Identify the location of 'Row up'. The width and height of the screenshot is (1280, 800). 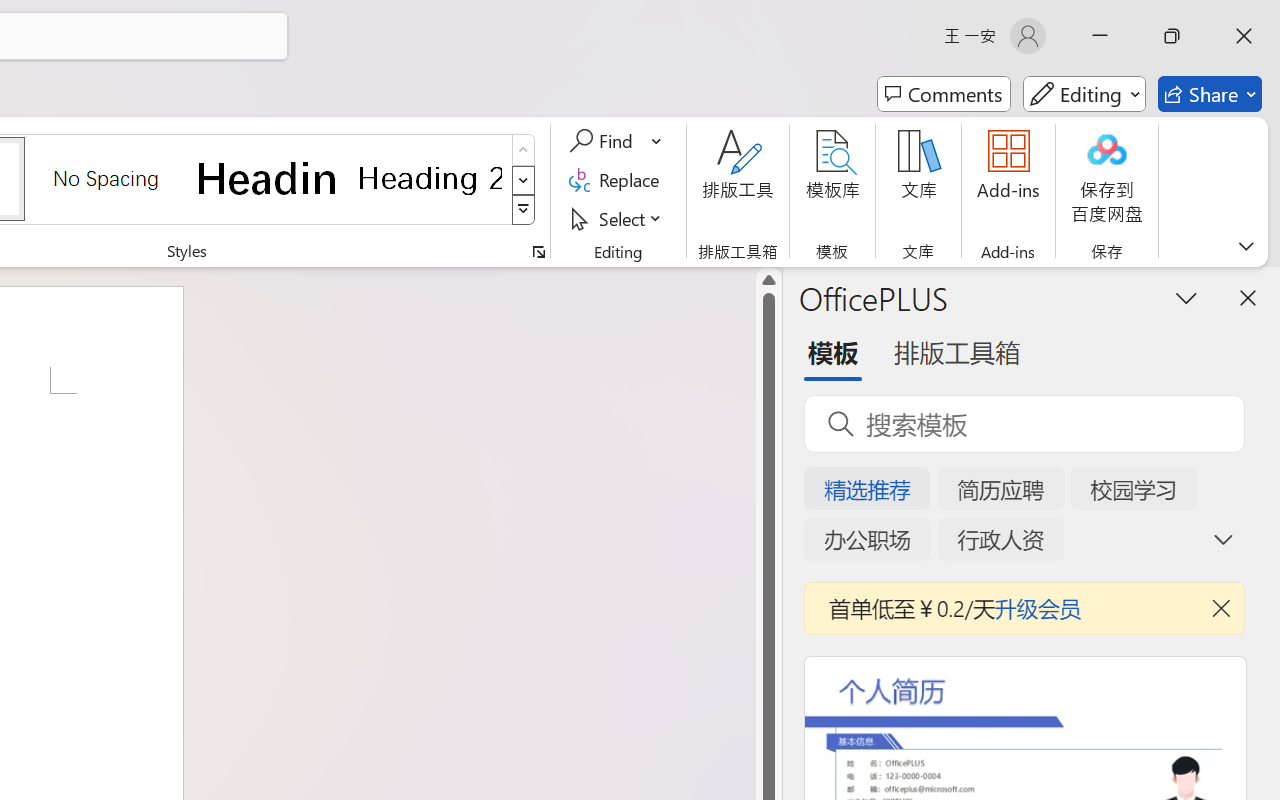
(523, 150).